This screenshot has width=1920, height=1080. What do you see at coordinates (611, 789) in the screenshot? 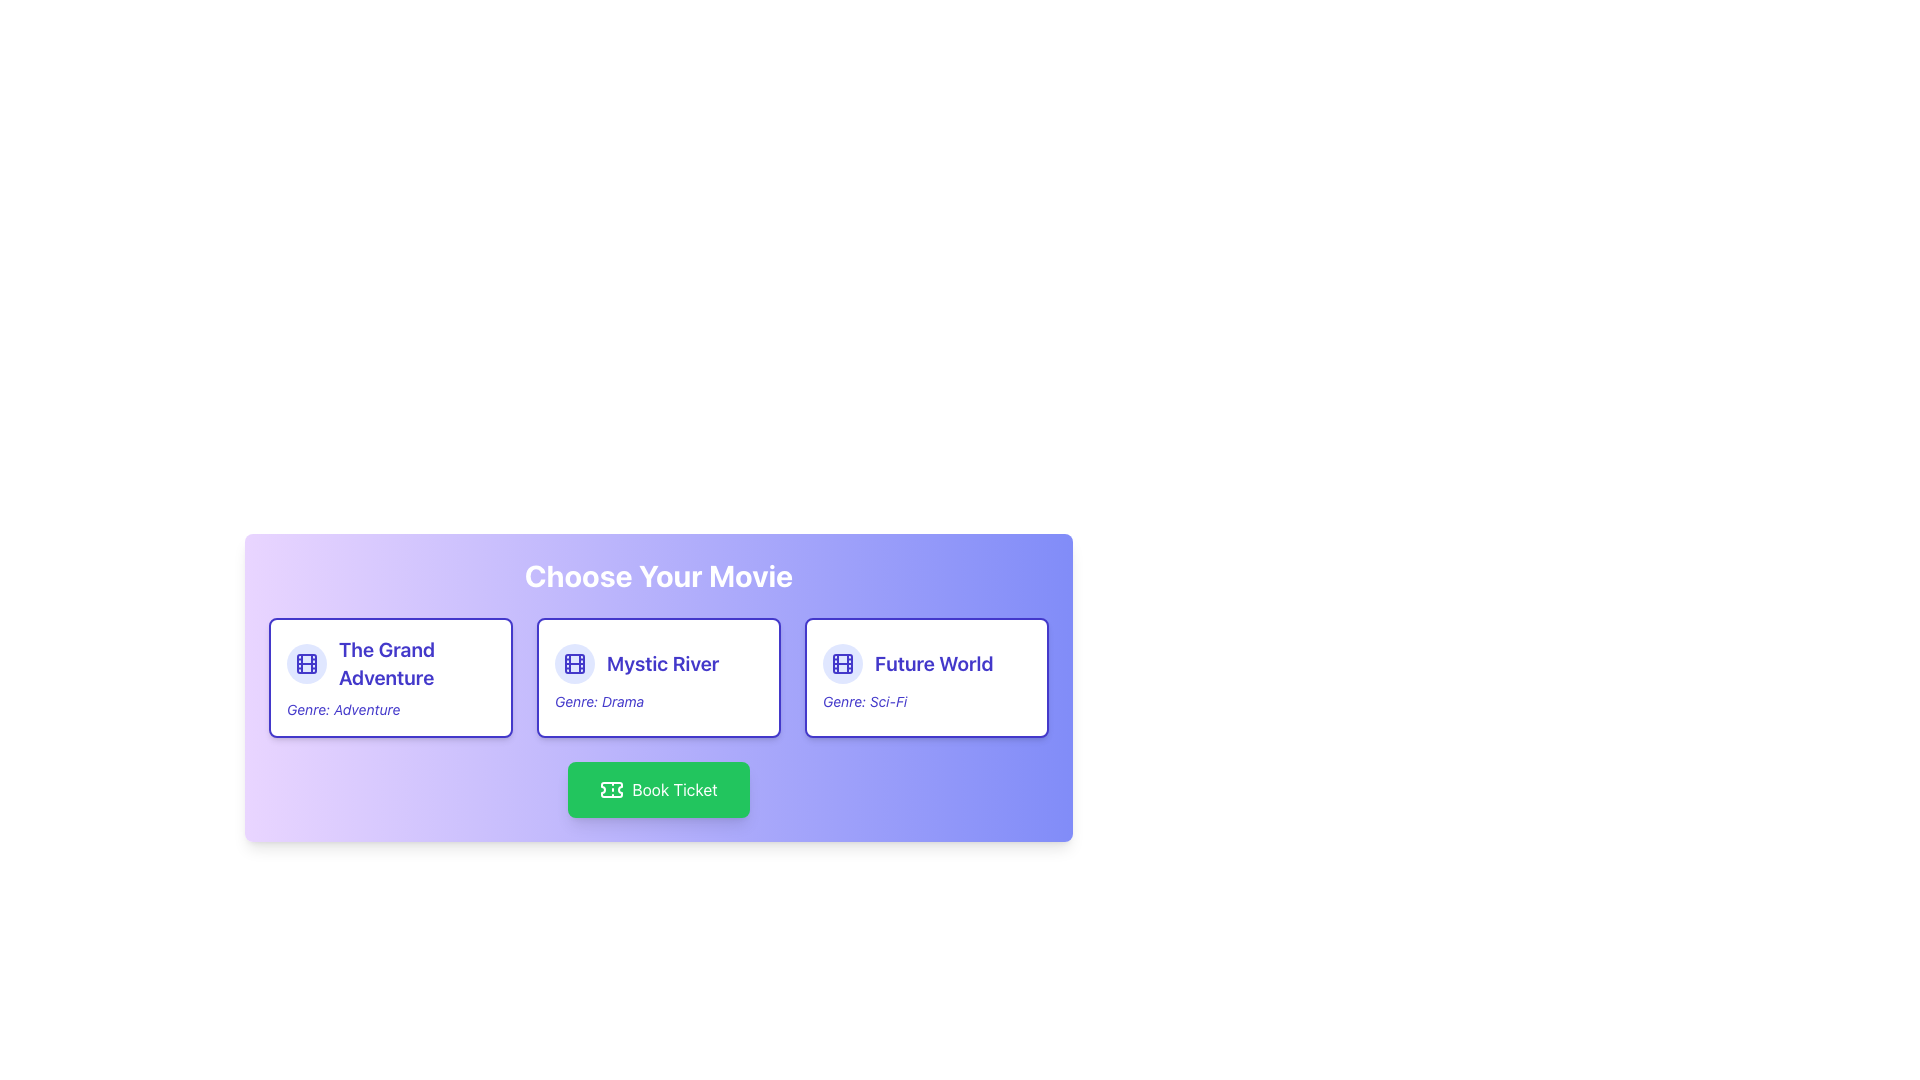
I see `the decorative icon located on the left end of the 'Book Ticket' button, which is green with white text, to indicate the purpose of ticket booking` at bounding box center [611, 789].